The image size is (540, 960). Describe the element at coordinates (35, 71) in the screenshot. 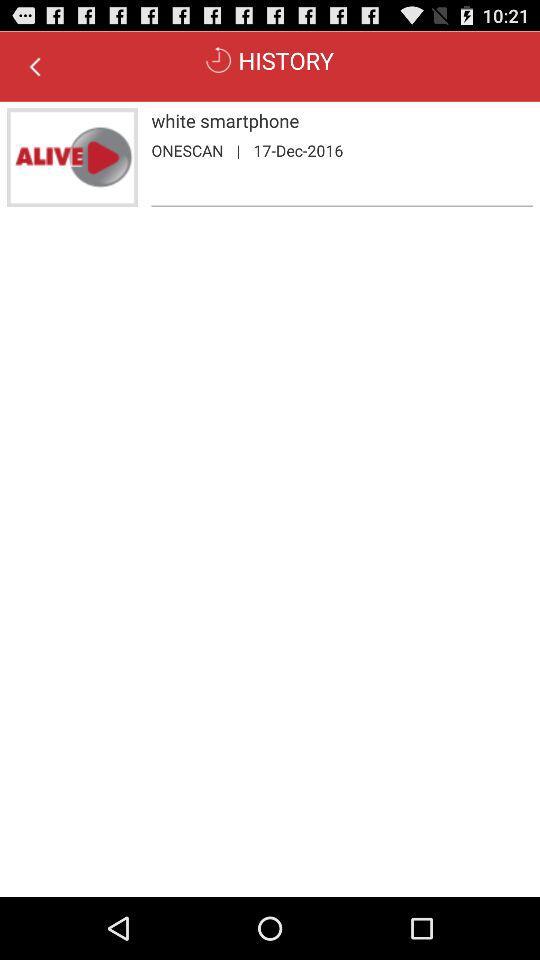

I see `the arrow_backward icon` at that location.